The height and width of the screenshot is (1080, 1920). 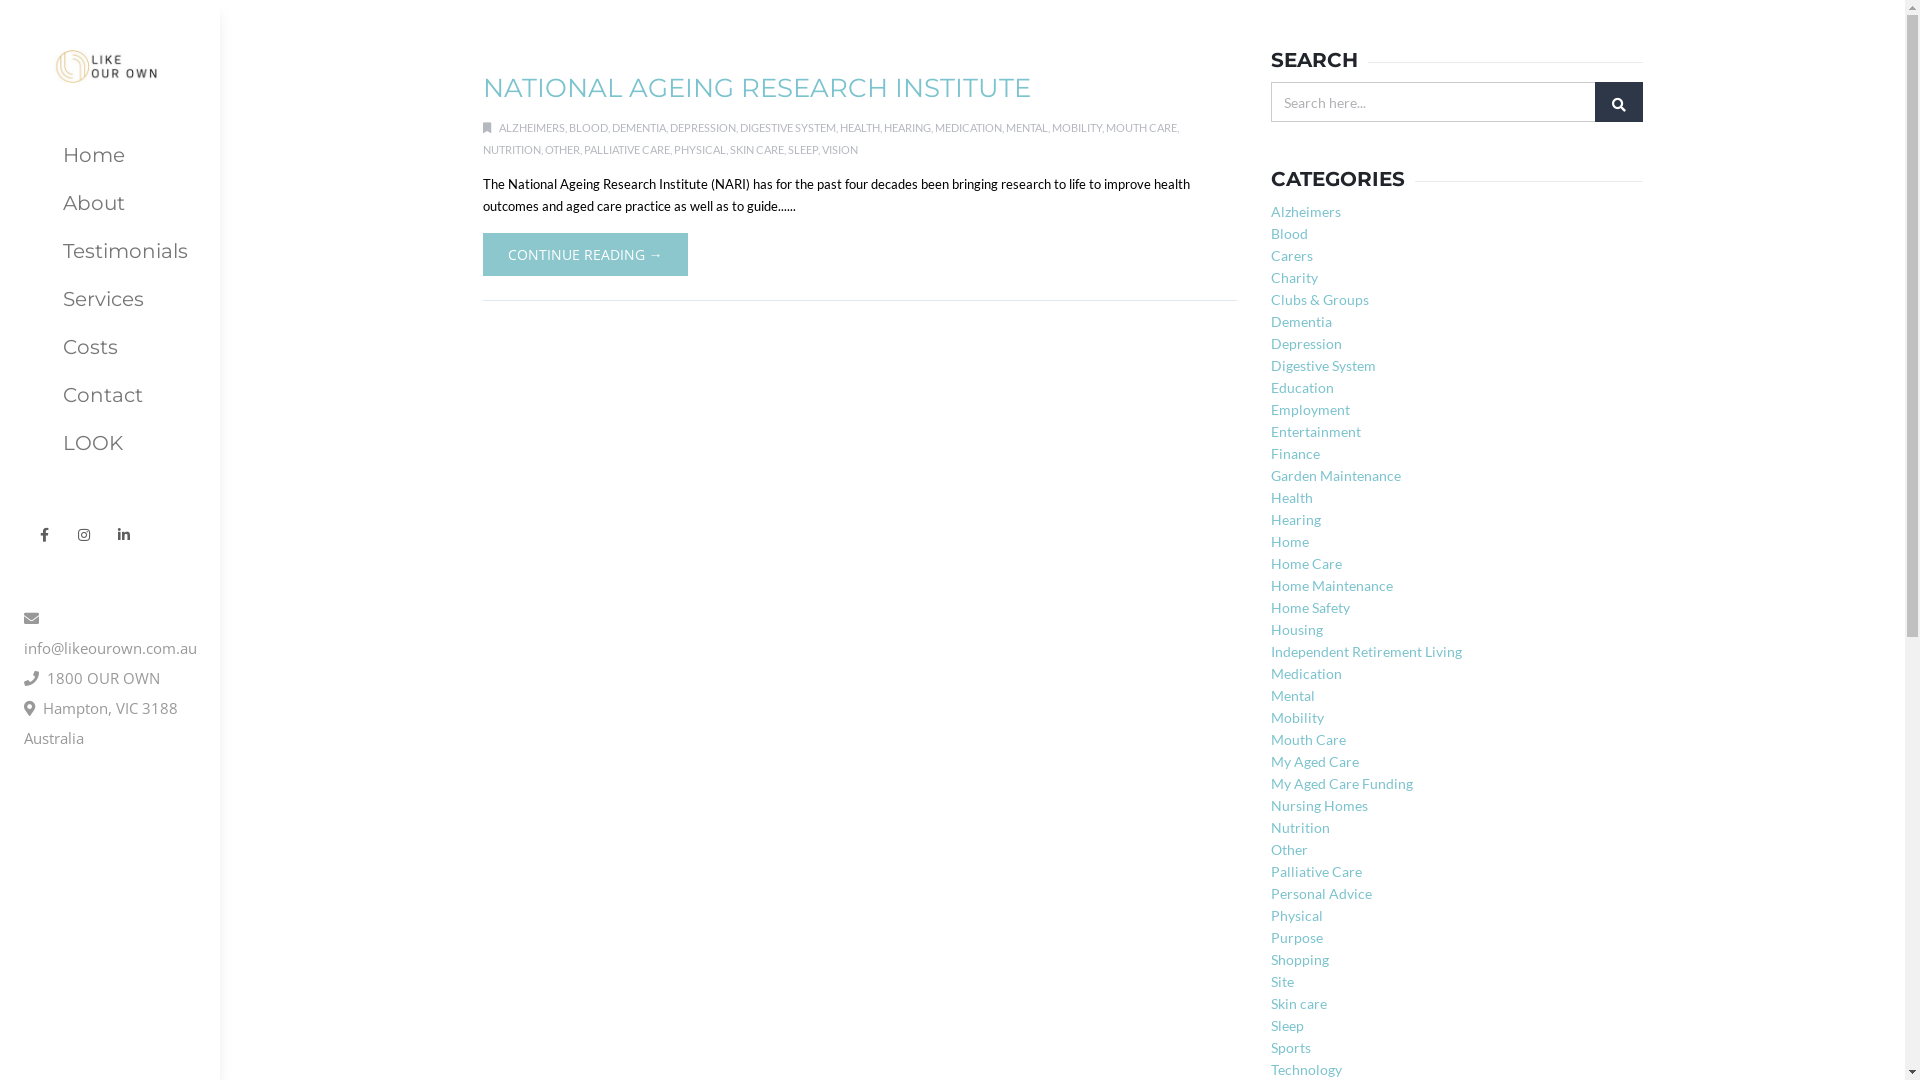 I want to click on 'Home Maintenance', so click(x=1331, y=585).